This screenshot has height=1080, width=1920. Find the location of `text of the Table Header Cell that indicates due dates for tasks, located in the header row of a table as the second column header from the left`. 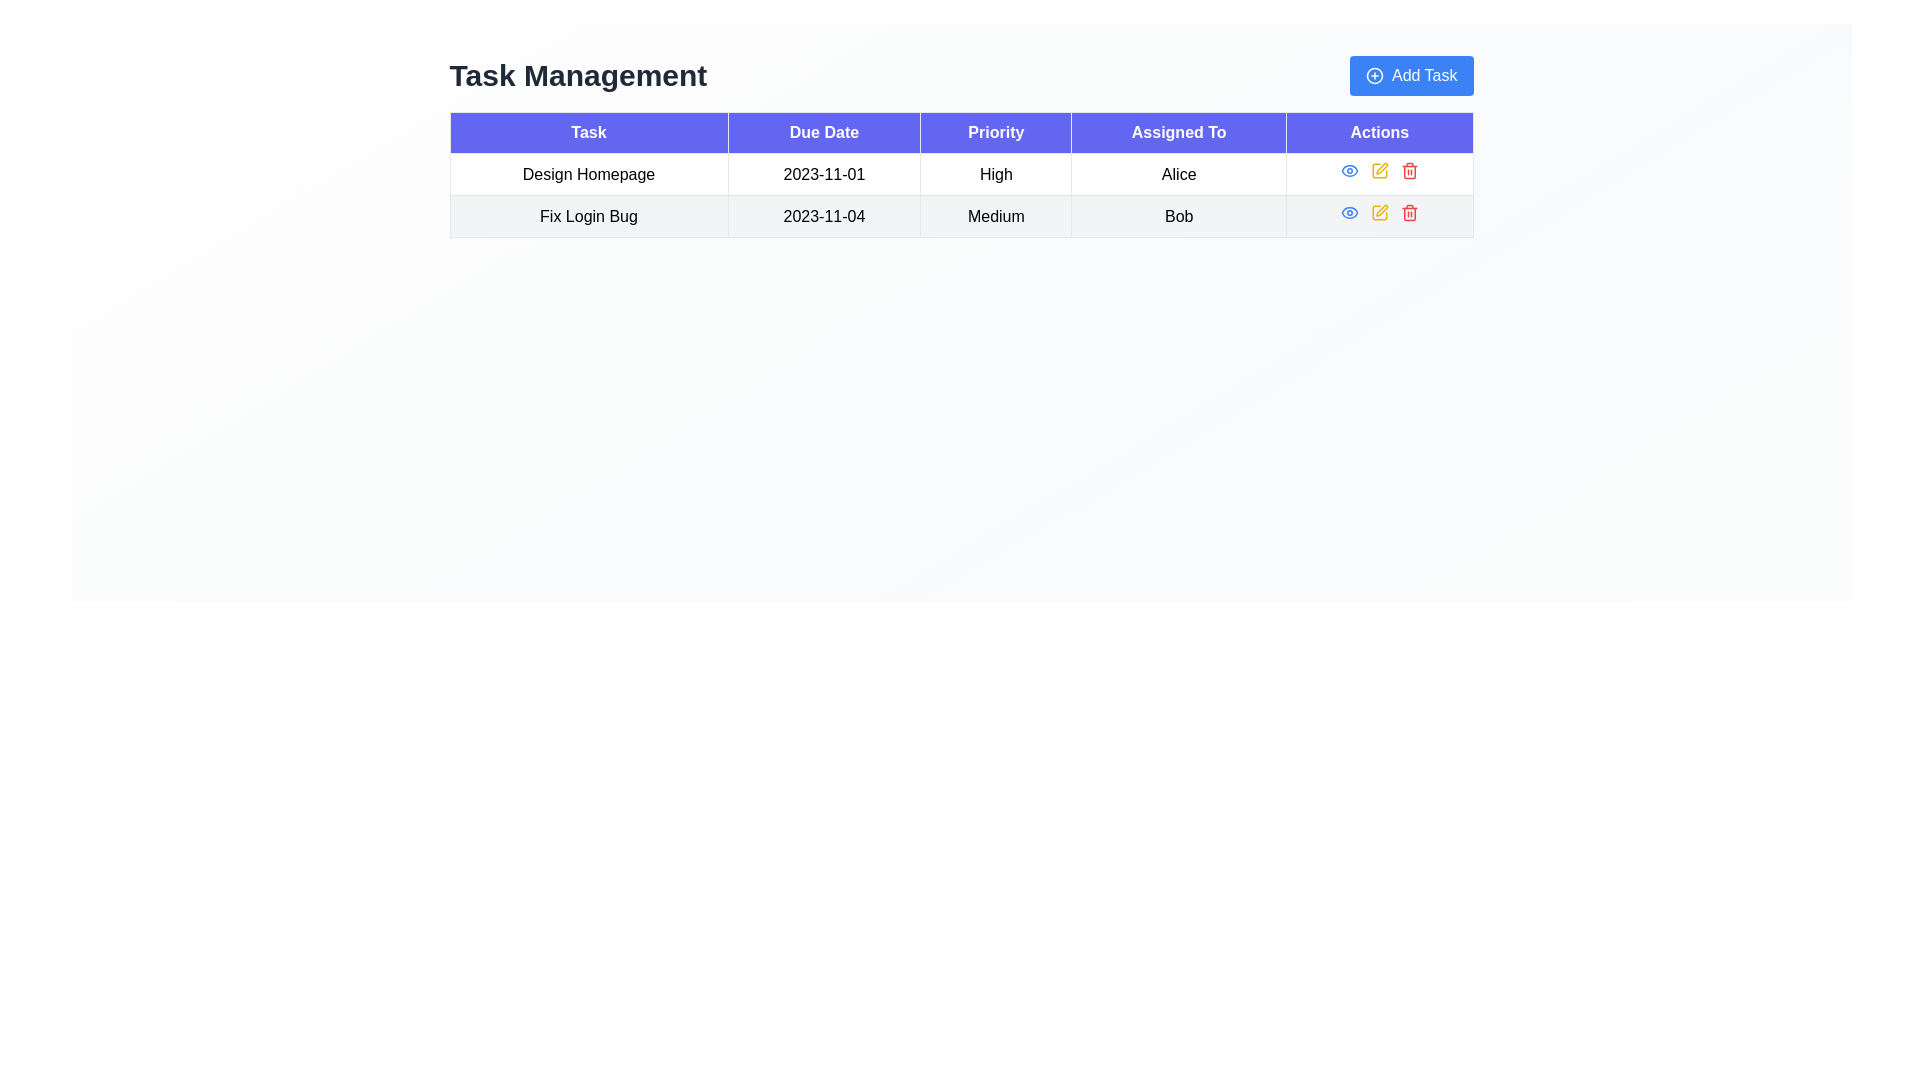

text of the Table Header Cell that indicates due dates for tasks, located in the header row of a table as the second column header from the left is located at coordinates (824, 132).